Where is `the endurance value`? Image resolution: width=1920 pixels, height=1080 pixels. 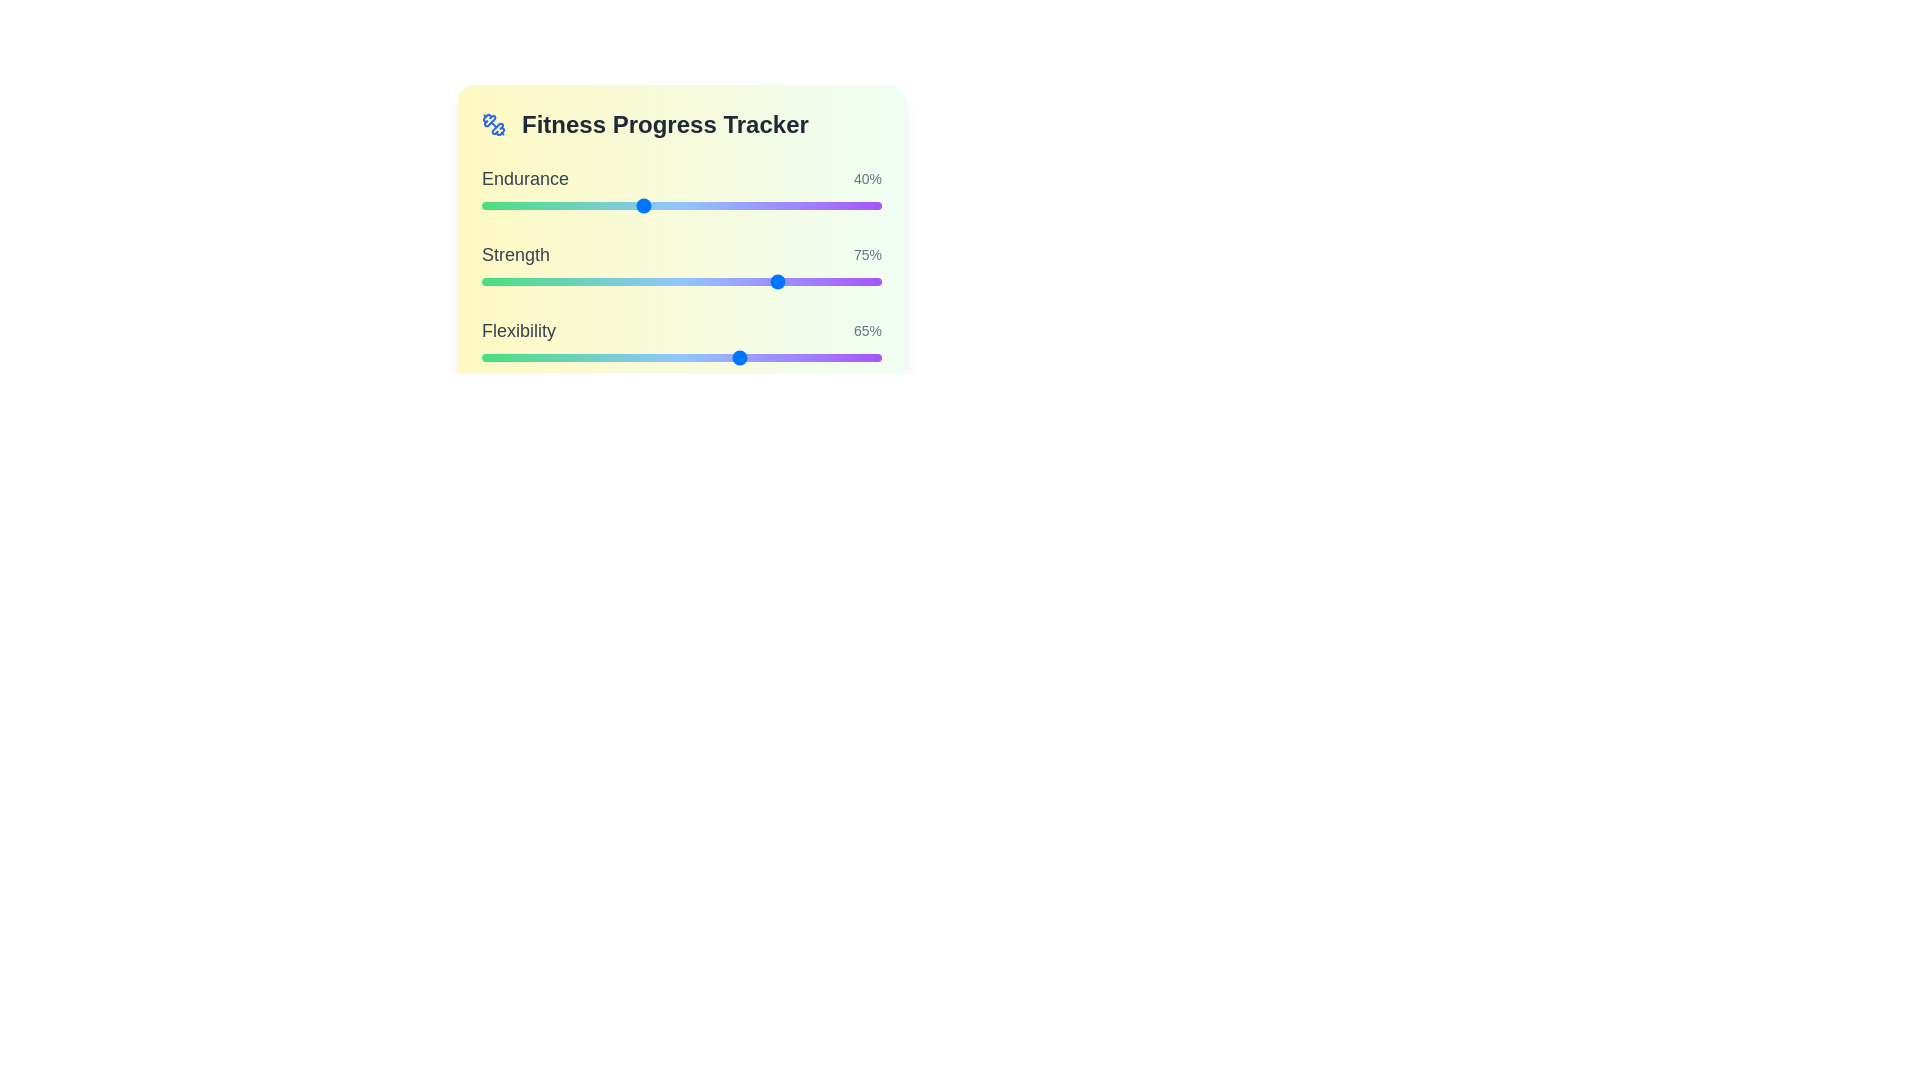
the endurance value is located at coordinates (485, 205).